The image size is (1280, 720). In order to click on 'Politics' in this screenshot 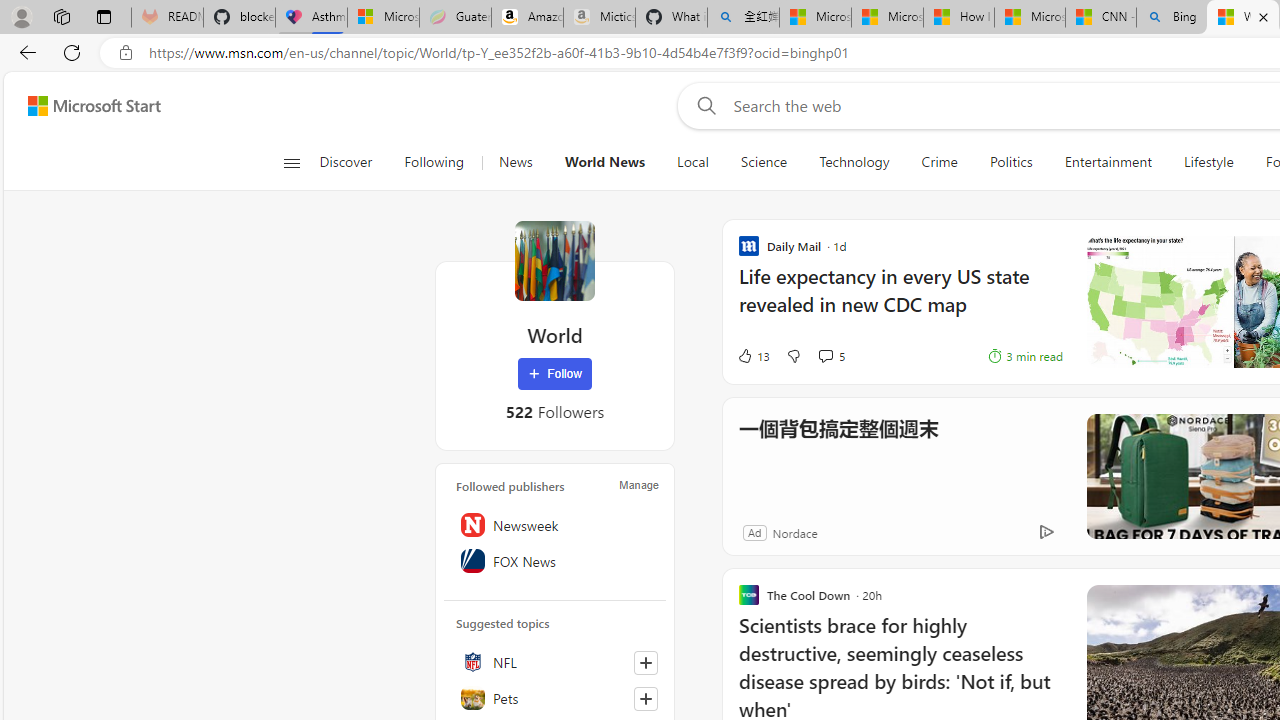, I will do `click(1011, 162)`.